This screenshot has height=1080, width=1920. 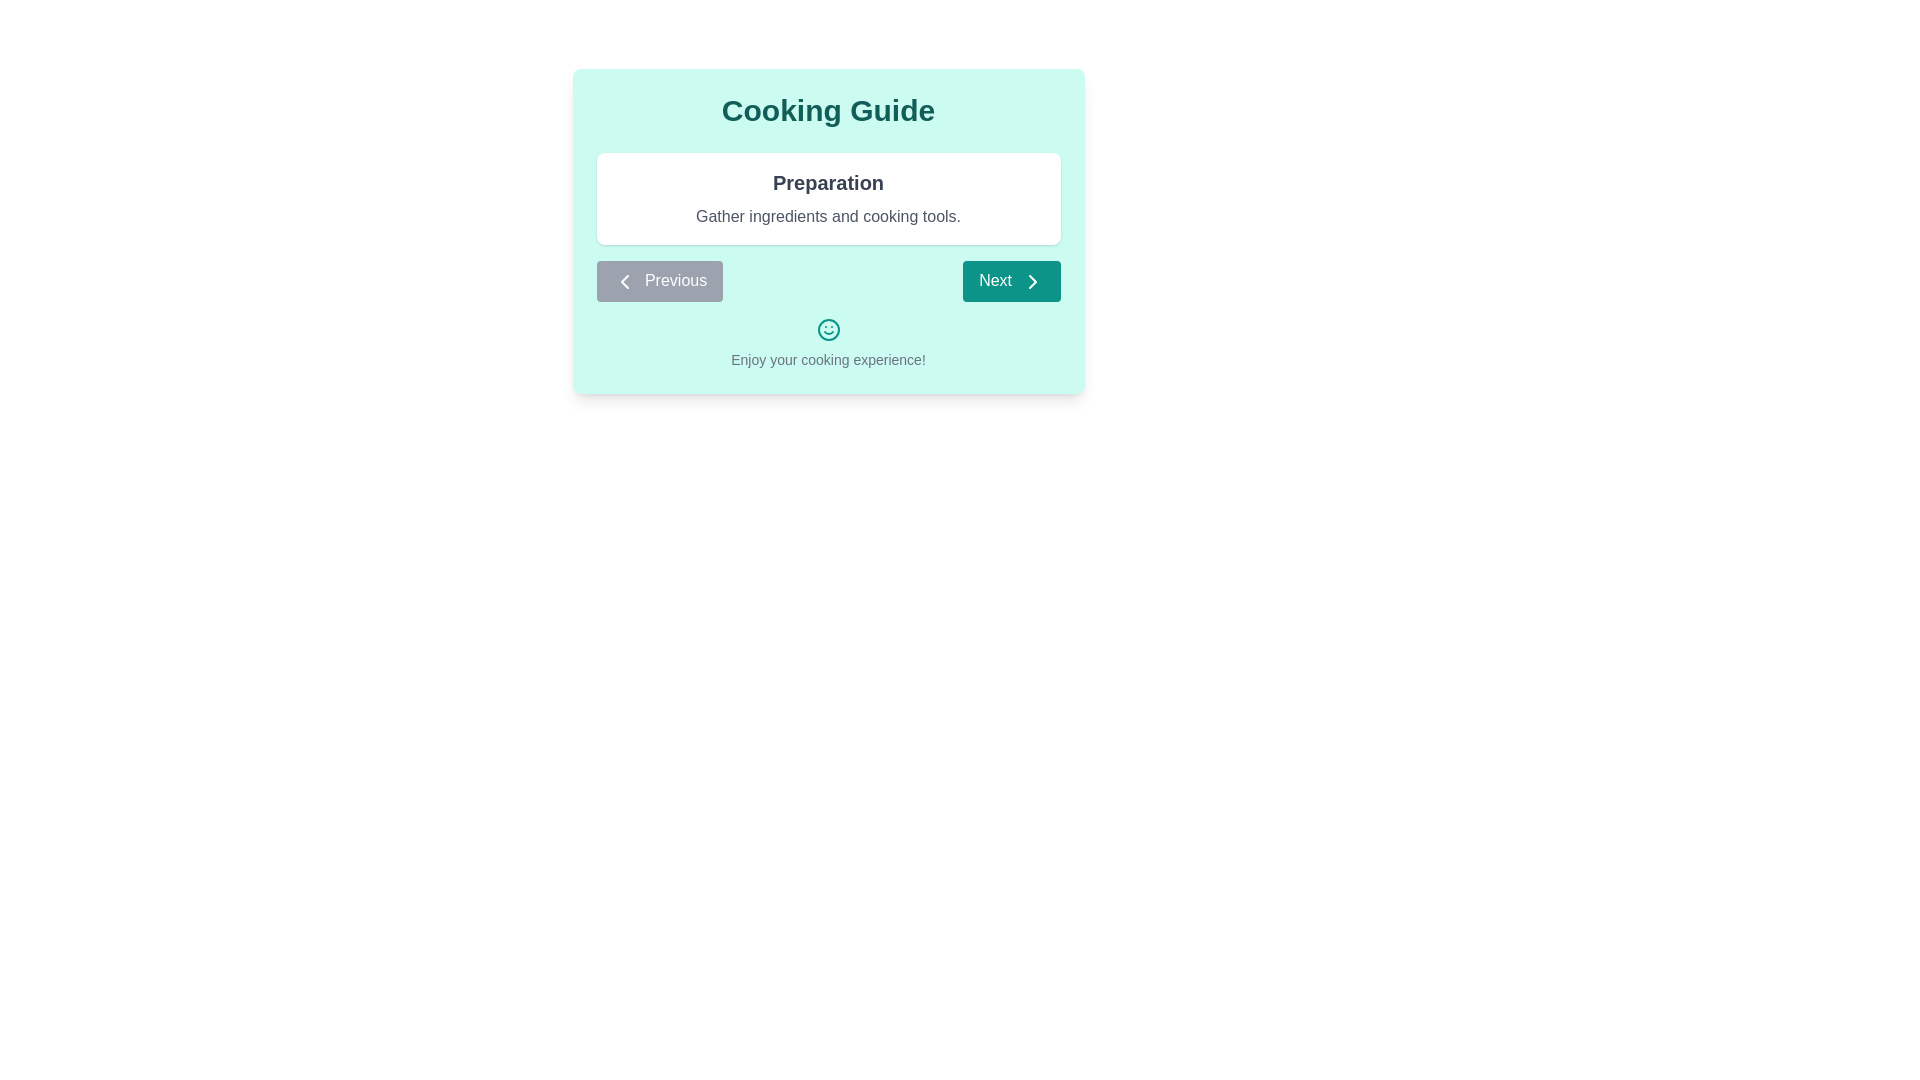 I want to click on the 'Next' button located on the right-hand side of the 'Previous' button, positioned at the bottom of the modal interface beneath the 'Preparation' title, to proceed to the next step, so click(x=1011, y=281).